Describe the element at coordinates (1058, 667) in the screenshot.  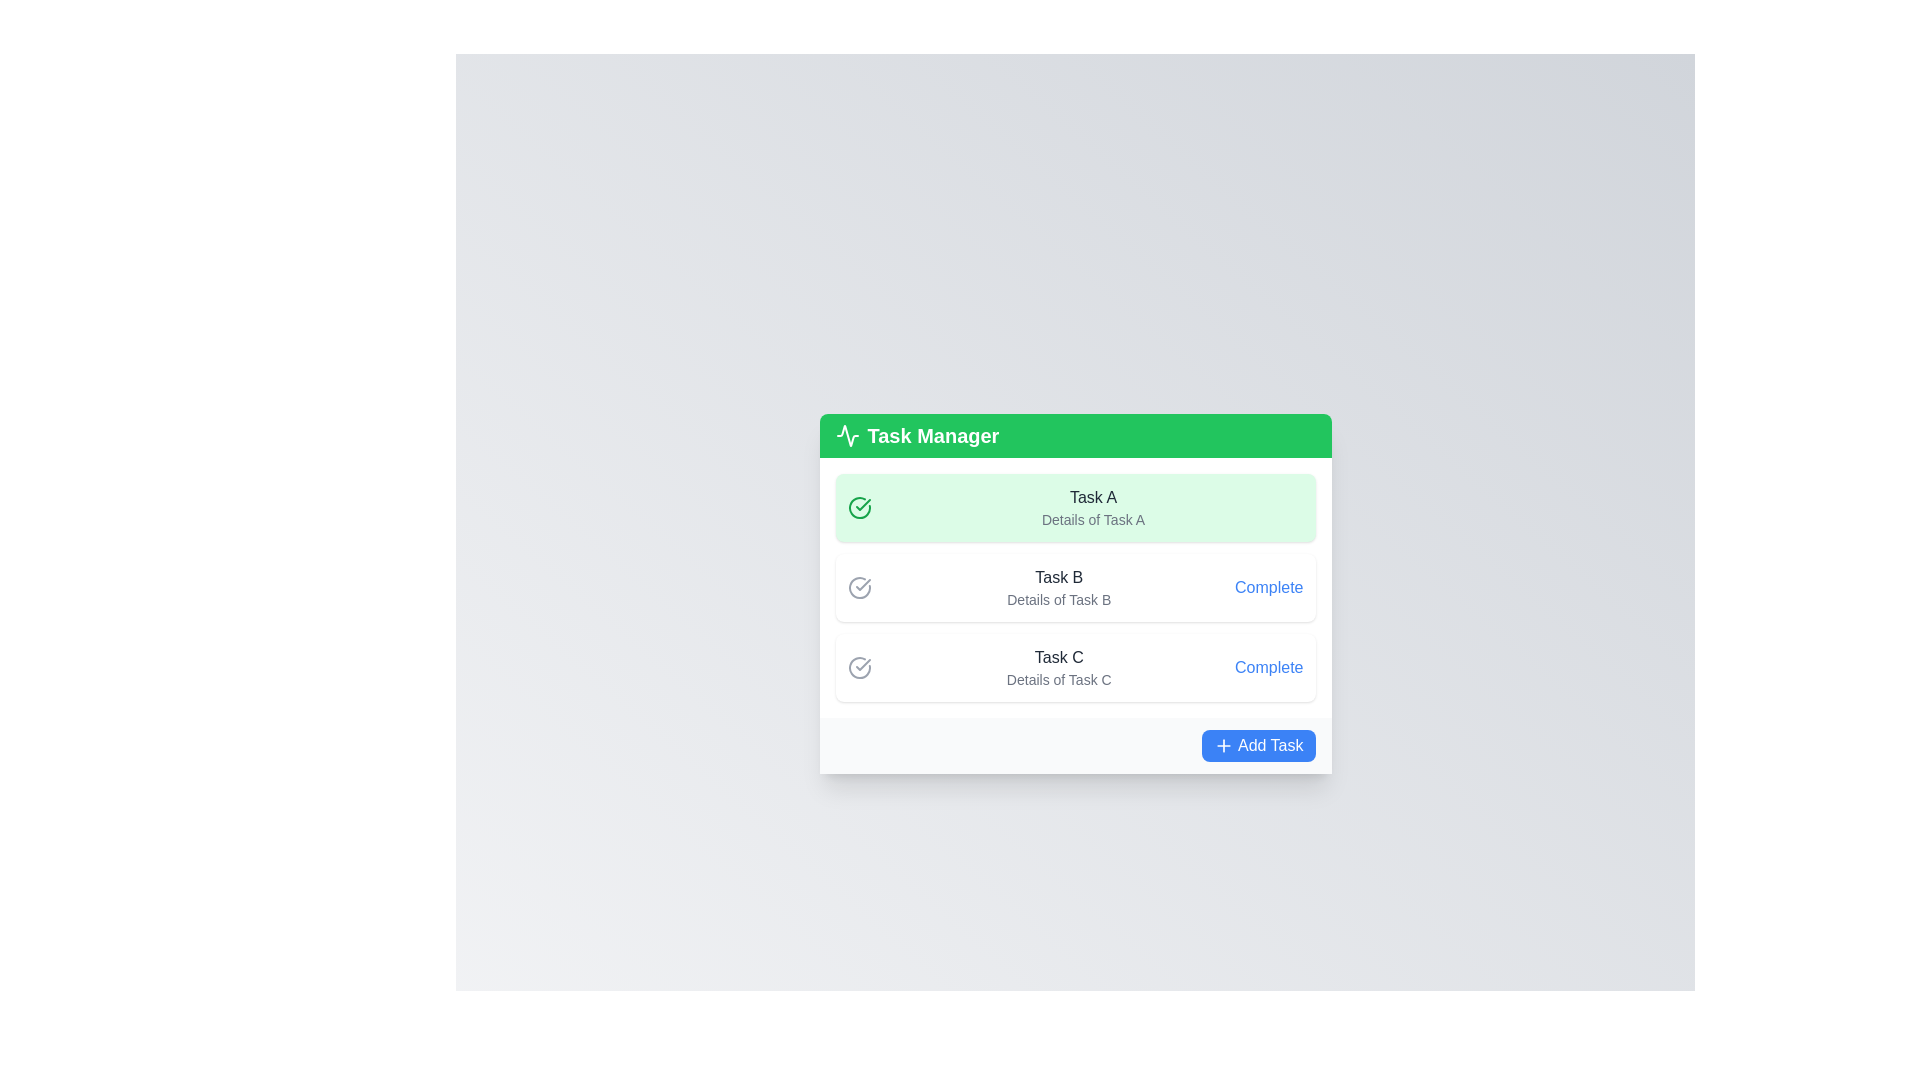
I see `the text block labeled 'Task C' with subtitle 'Details of Task C', located in the 'Task Manager' interface, positioned below 'Task A' and 'Task B'` at that location.